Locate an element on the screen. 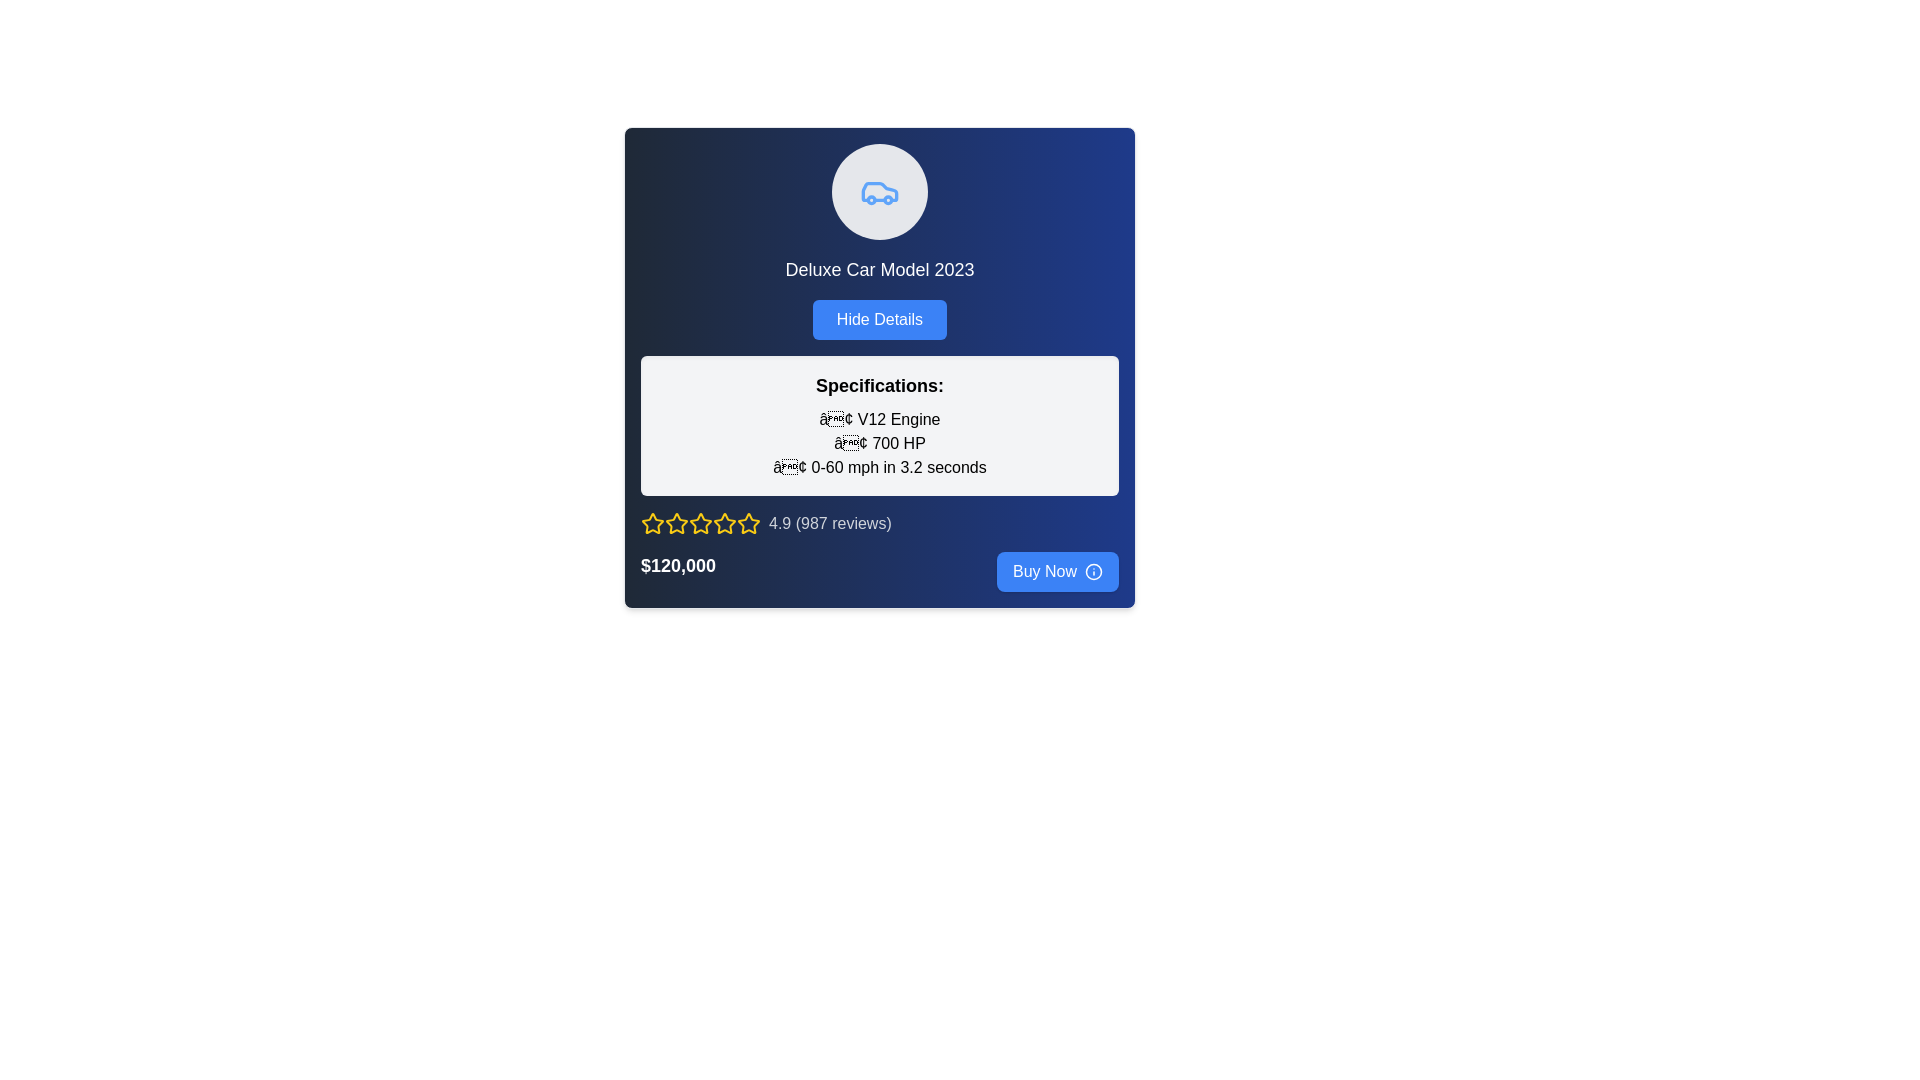 This screenshot has width=1920, height=1080. the informational text element containing the bullet points 'V12 Engine', '700 HP', and '0-60 mph in 3.2 seconds', which is situated within a light gray background box below the 'Specifications:' text is located at coordinates (879, 442).